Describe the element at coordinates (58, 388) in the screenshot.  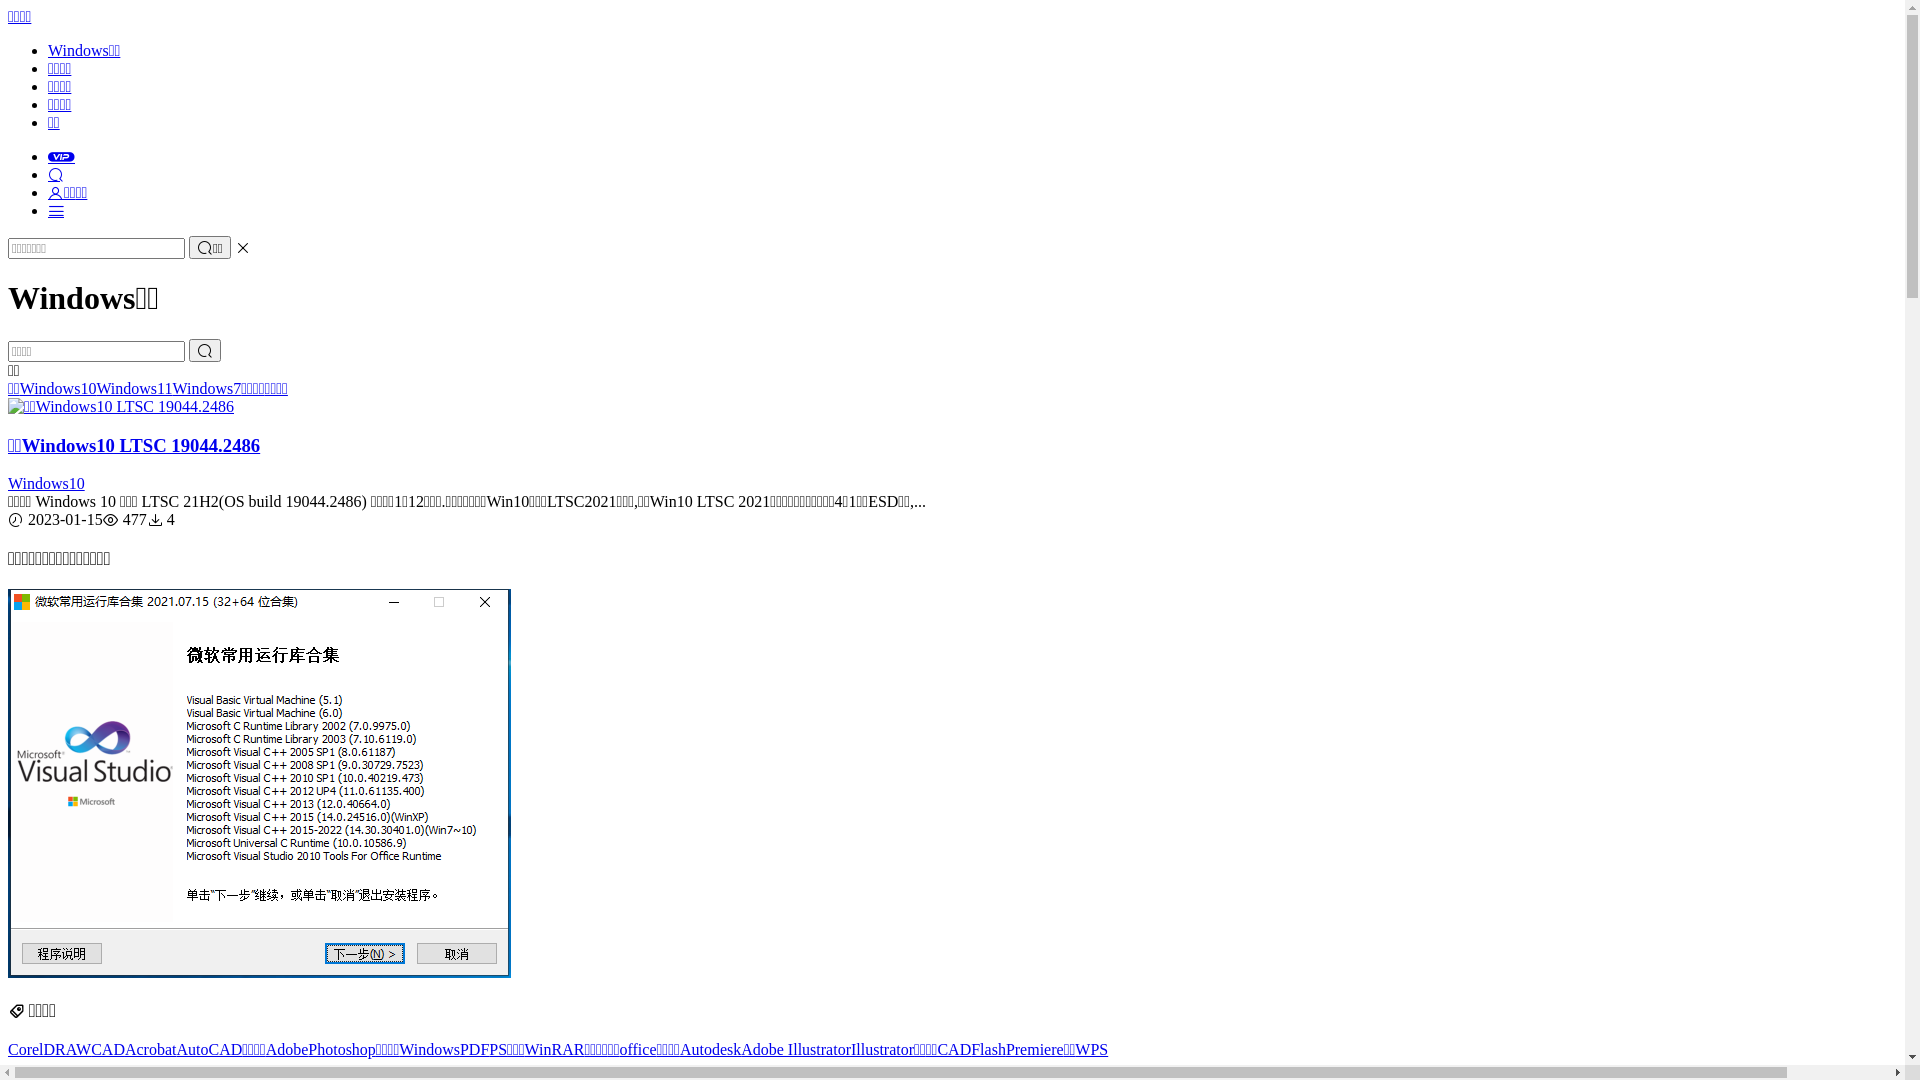
I see `'Windows10'` at that location.